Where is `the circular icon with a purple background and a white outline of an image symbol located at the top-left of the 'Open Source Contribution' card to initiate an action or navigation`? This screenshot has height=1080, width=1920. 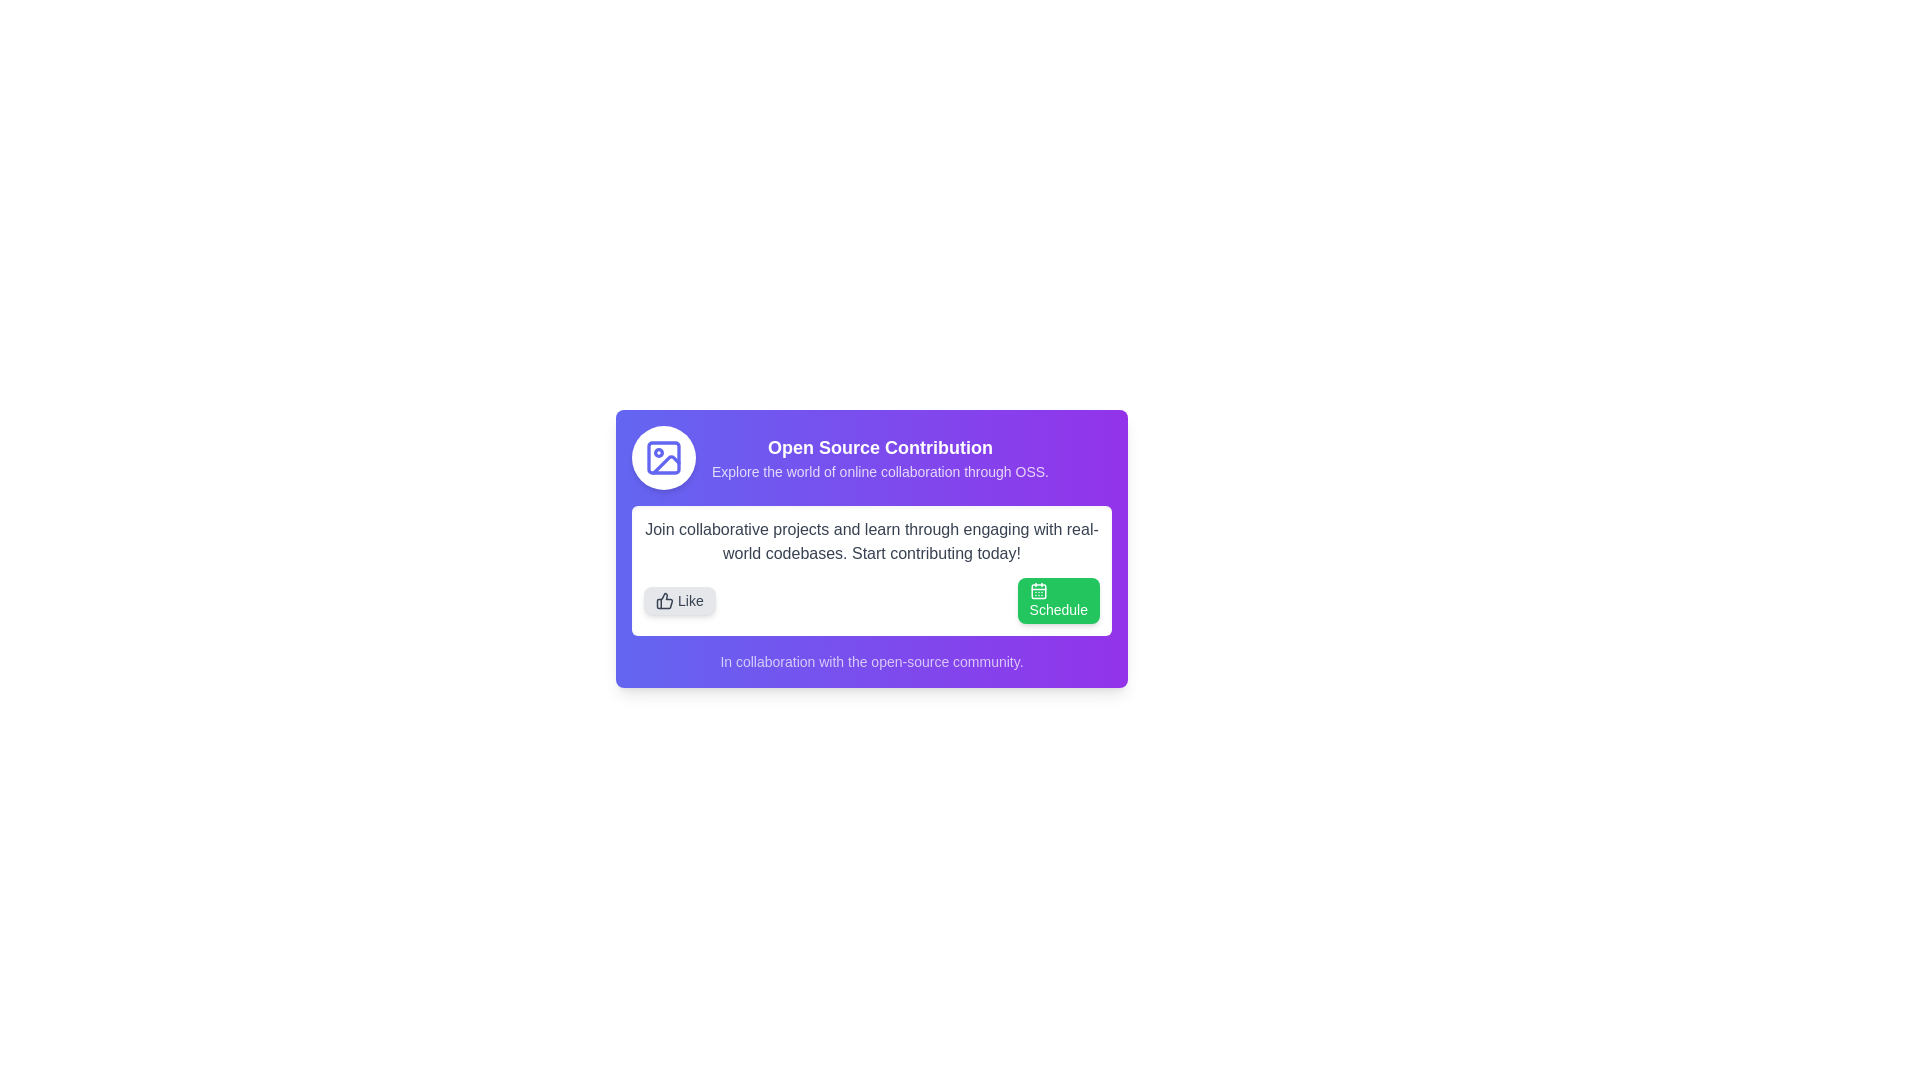 the circular icon with a purple background and a white outline of an image symbol located at the top-left of the 'Open Source Contribution' card to initiate an action or navigation is located at coordinates (663, 458).